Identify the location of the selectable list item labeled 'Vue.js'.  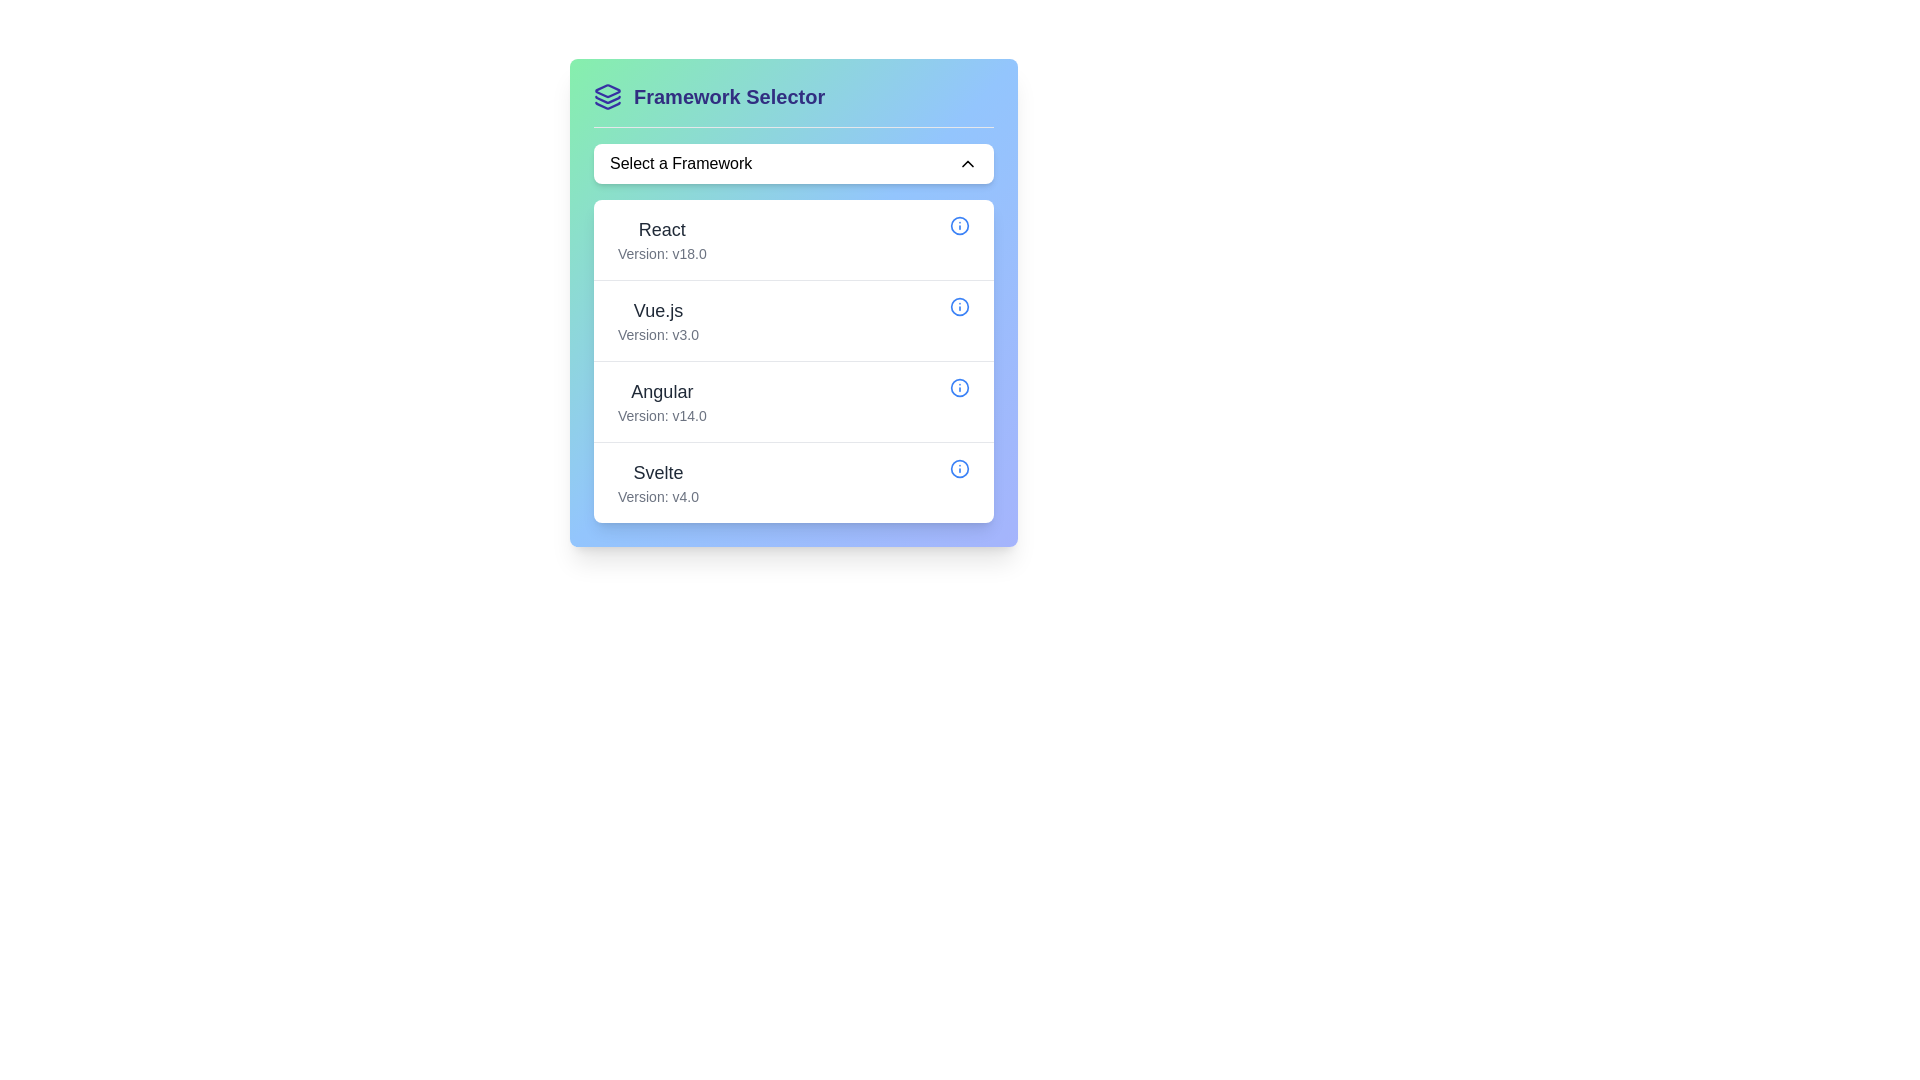
(658, 319).